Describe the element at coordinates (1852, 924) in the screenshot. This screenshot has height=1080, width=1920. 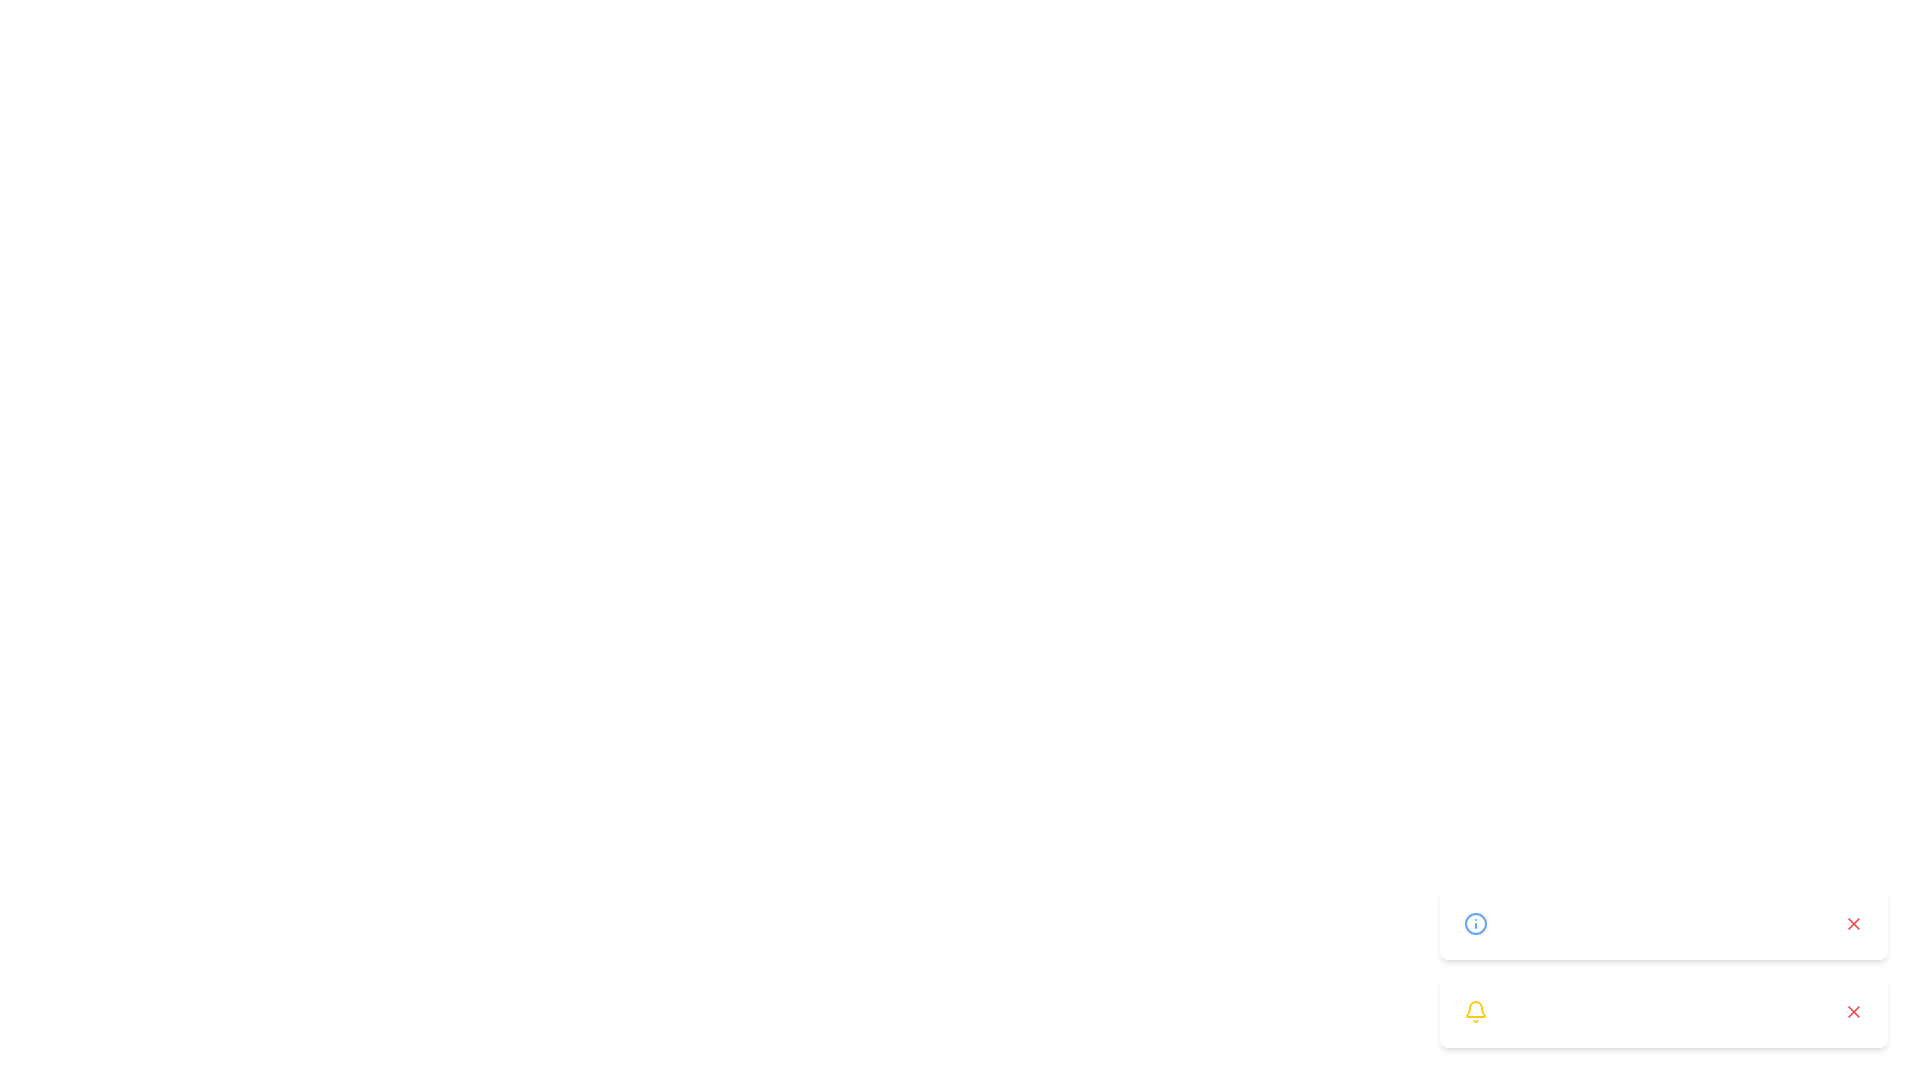
I see `close button on the notification with message 'System update completed successfully!'` at that location.